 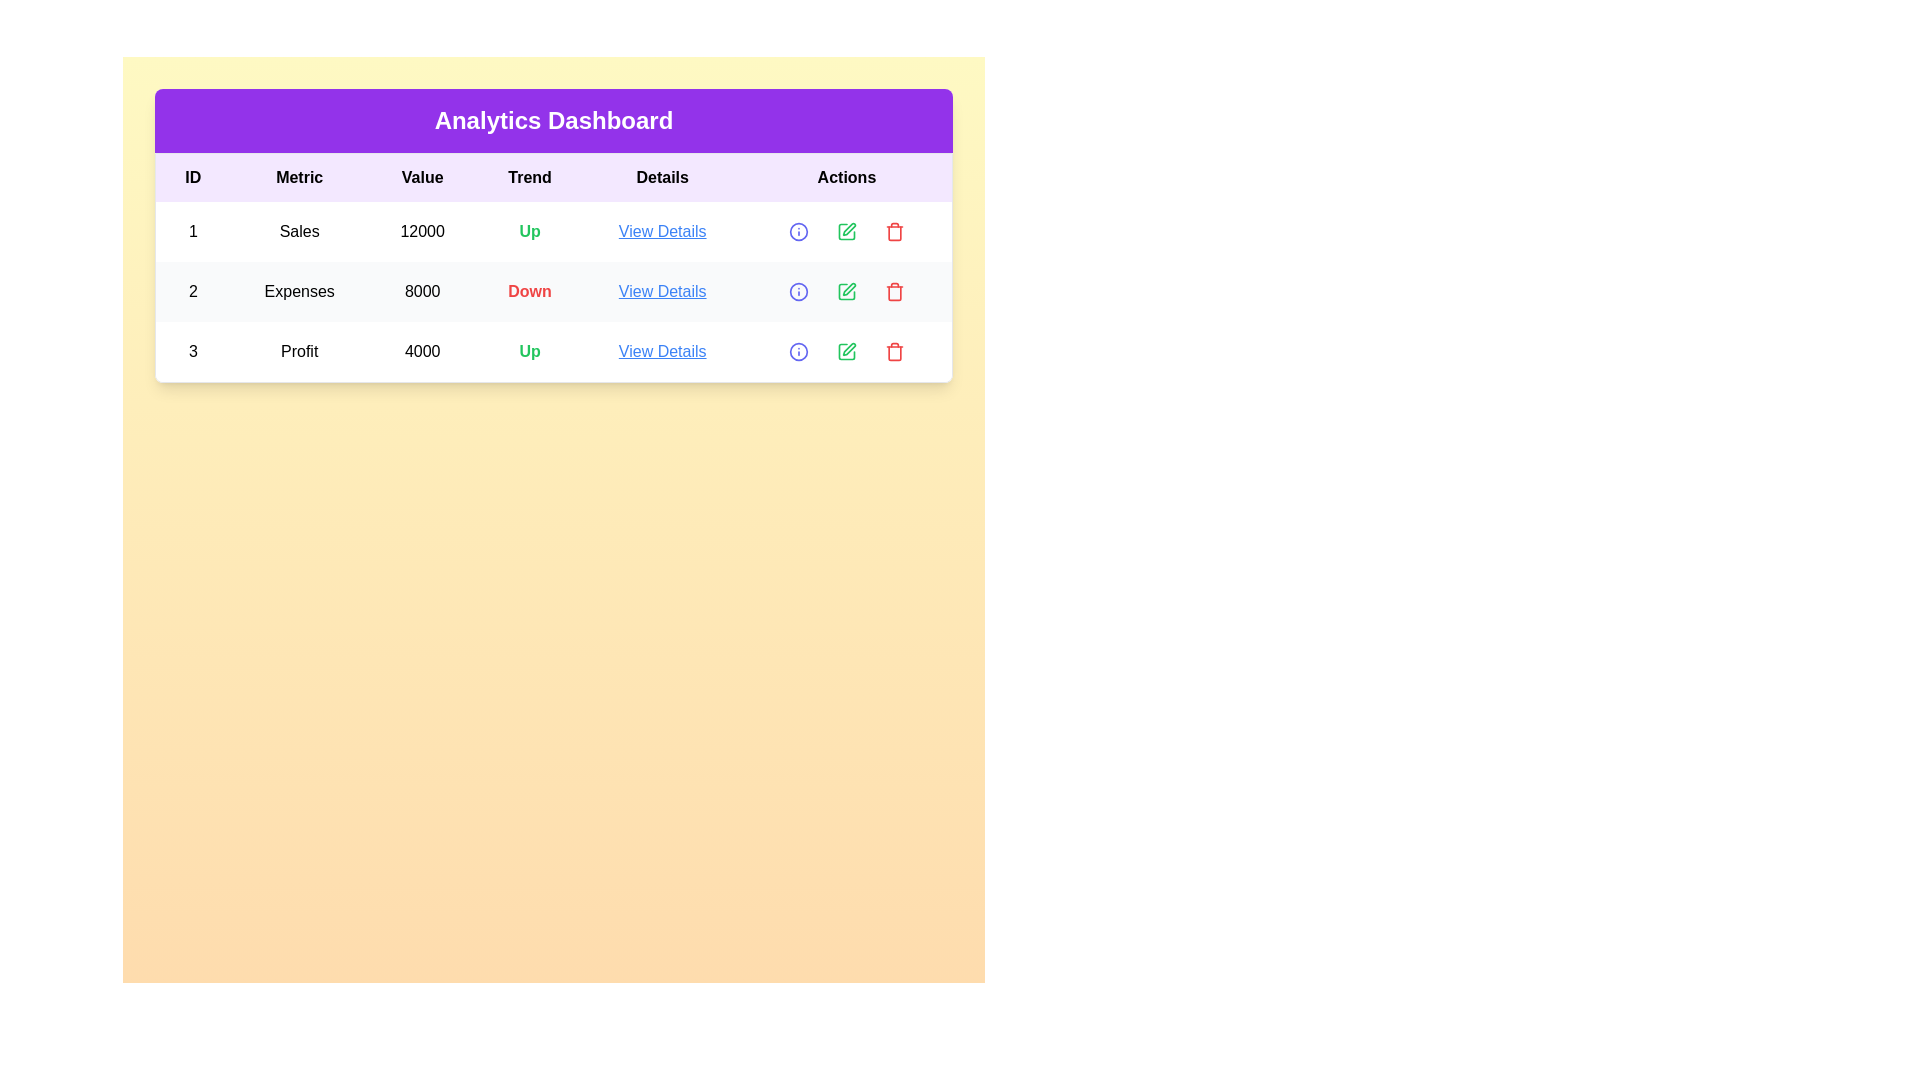 What do you see at coordinates (553, 266) in the screenshot?
I see `the 'Trend' column of the second row in the table, which displays the text 'Down' in red, to initiate potential interactions` at bounding box center [553, 266].